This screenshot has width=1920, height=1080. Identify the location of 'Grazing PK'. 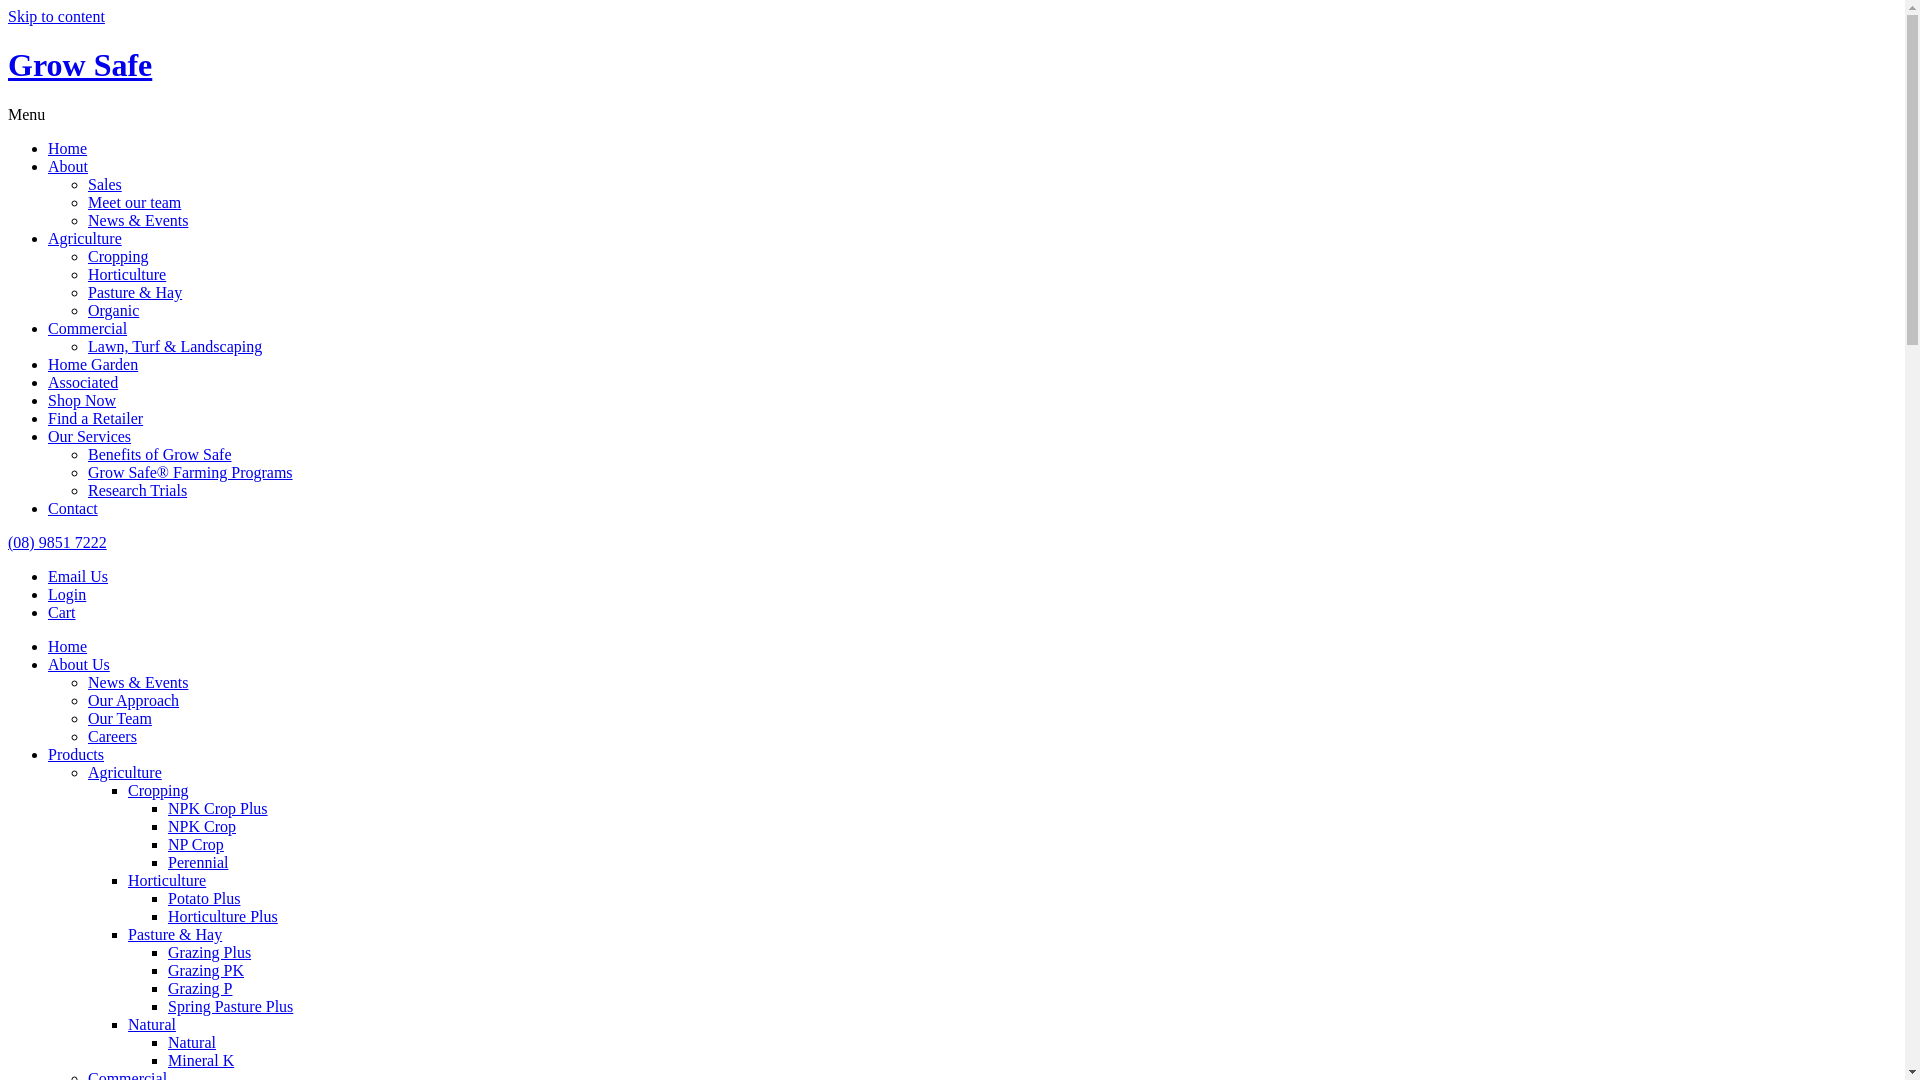
(206, 969).